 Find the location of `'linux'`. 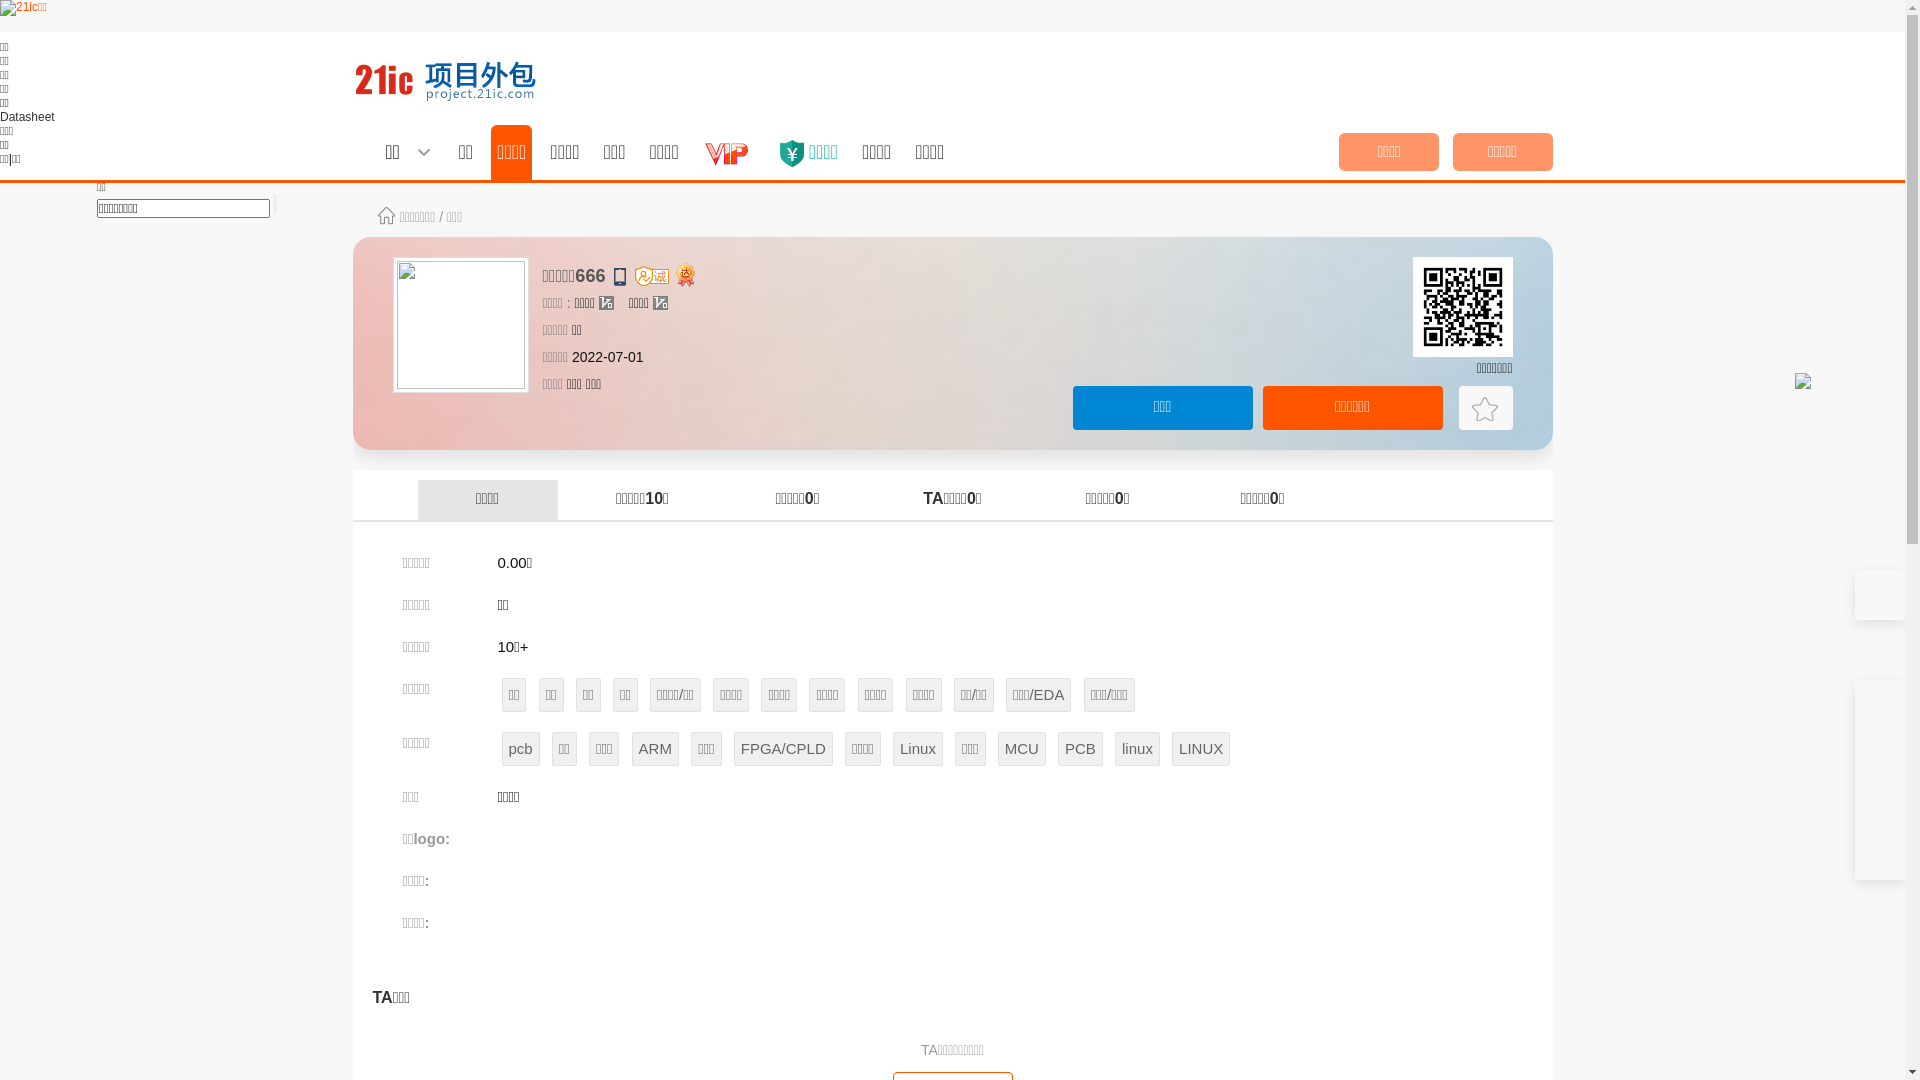

'linux' is located at coordinates (1137, 748).